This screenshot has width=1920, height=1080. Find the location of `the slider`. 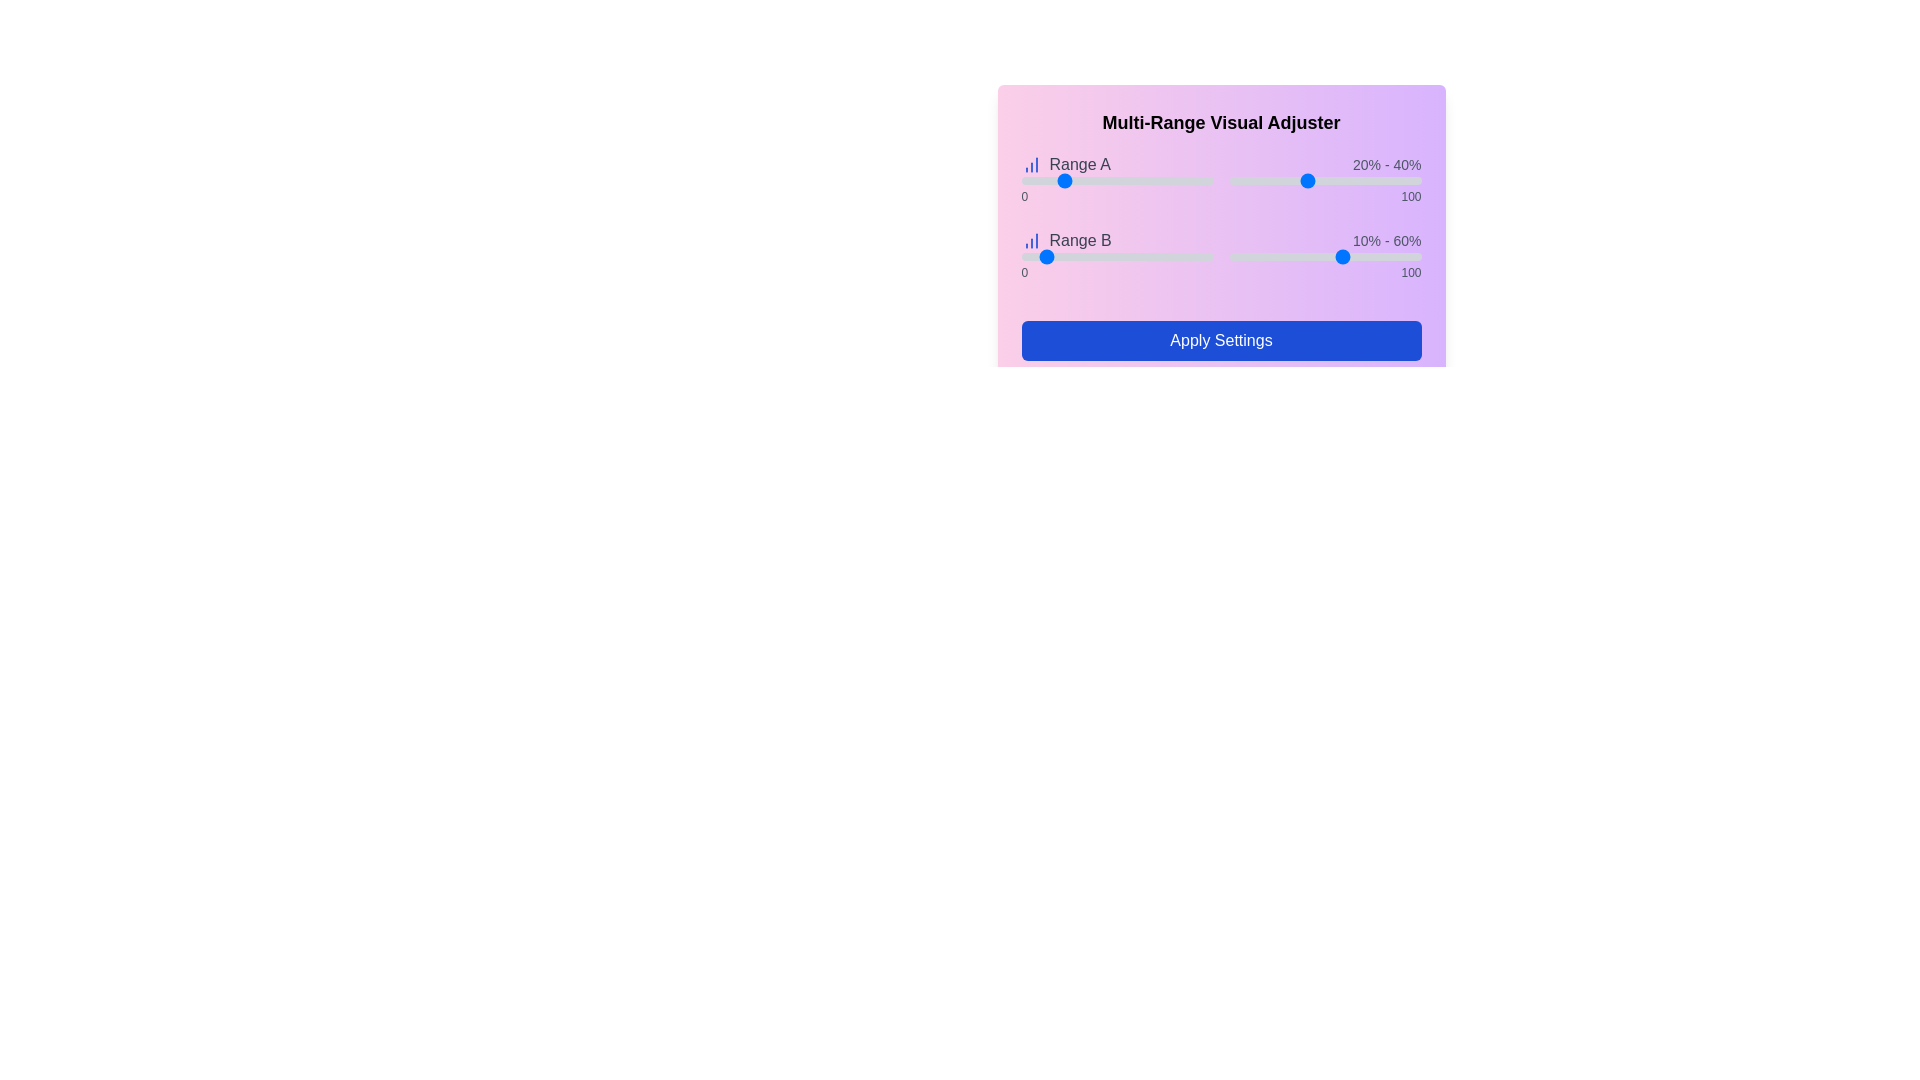

the slider is located at coordinates (1335, 181).